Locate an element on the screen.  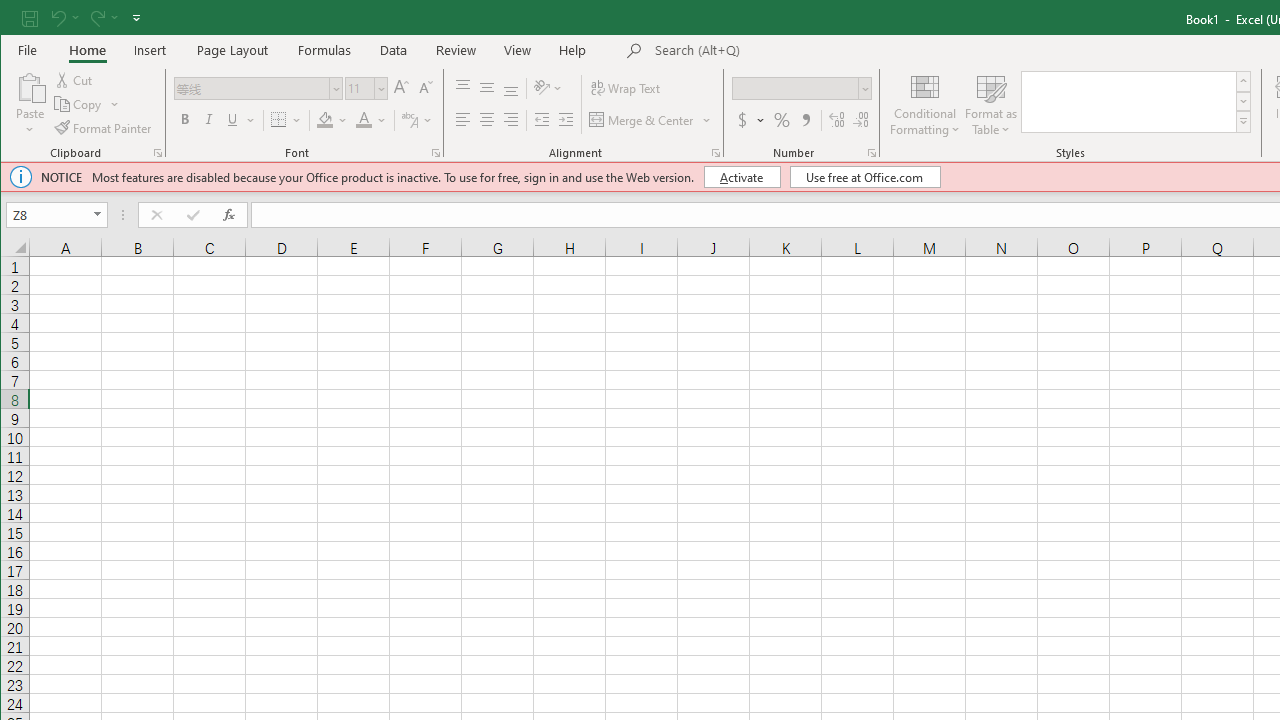
'Decrease Indent' is located at coordinates (542, 120).